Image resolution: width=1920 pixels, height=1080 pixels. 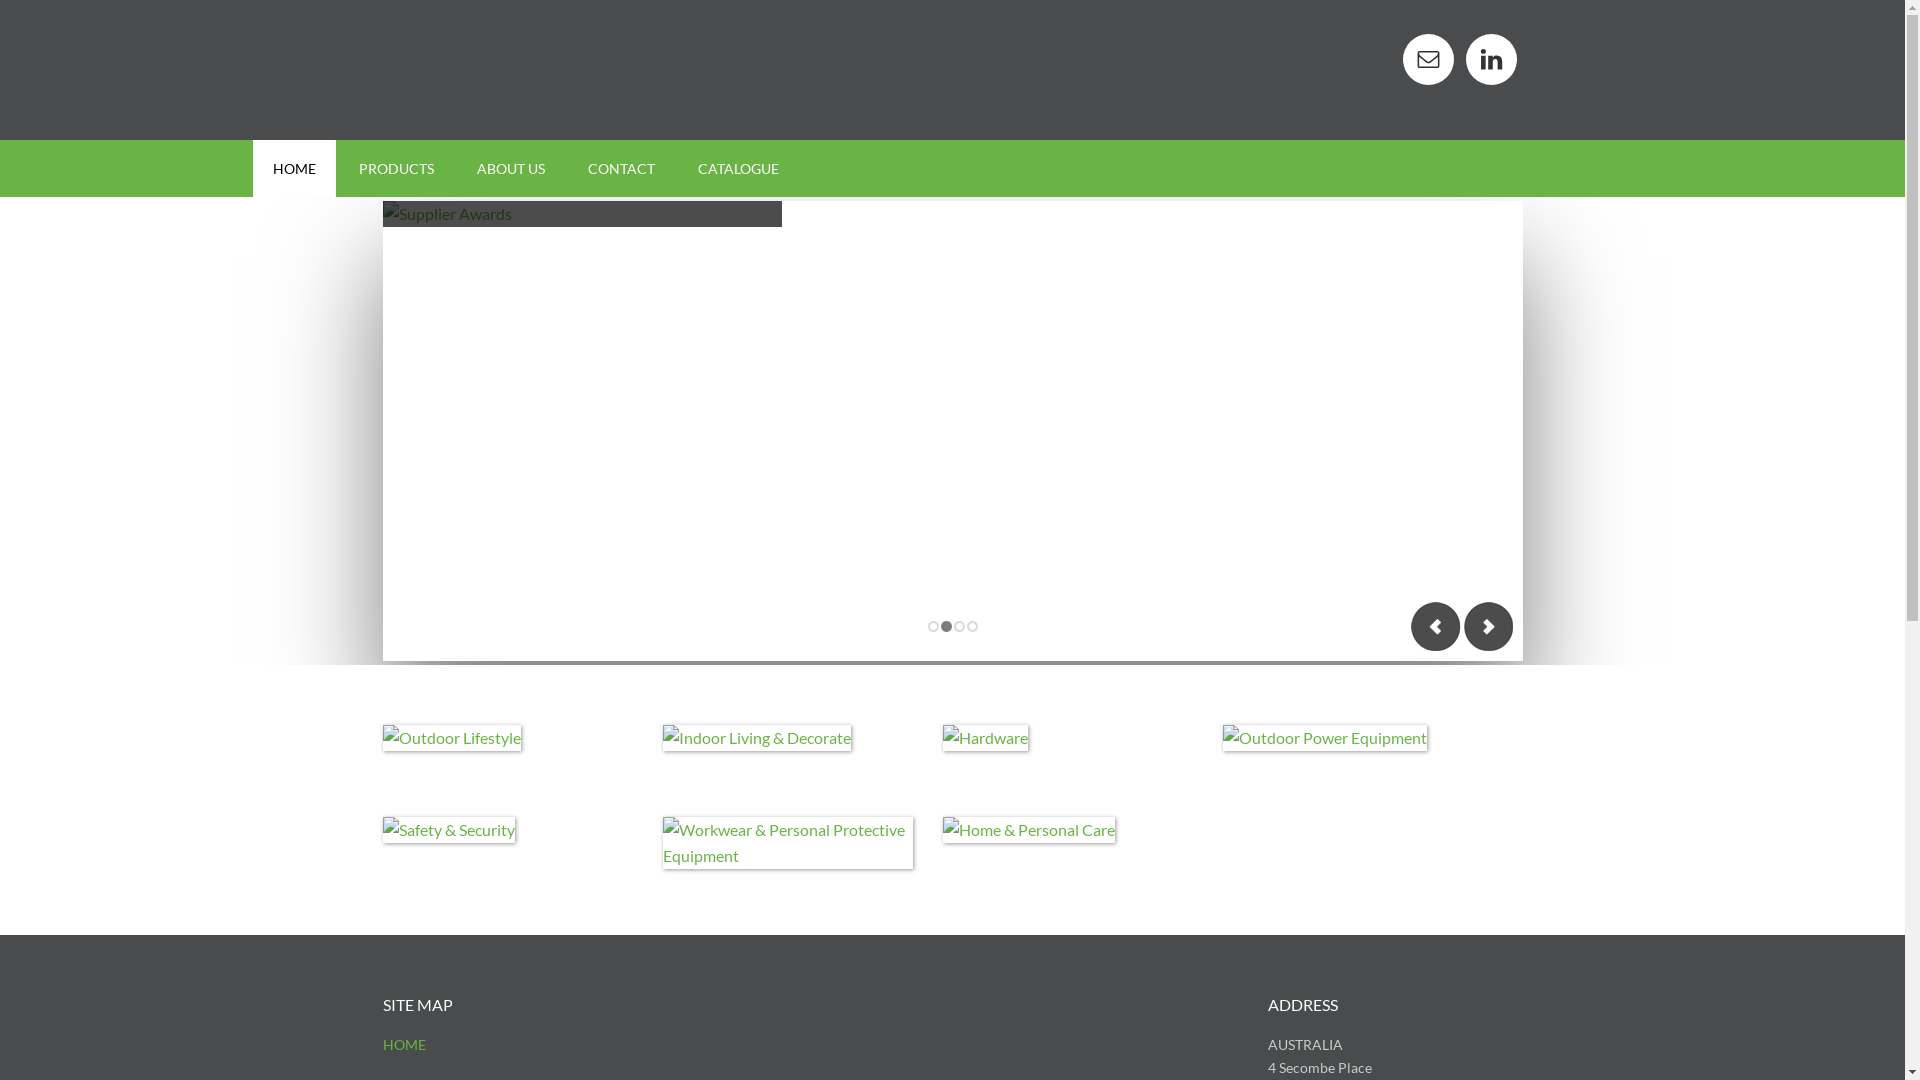 I want to click on 'MAYO HARDWARE', so click(x=552, y=68).